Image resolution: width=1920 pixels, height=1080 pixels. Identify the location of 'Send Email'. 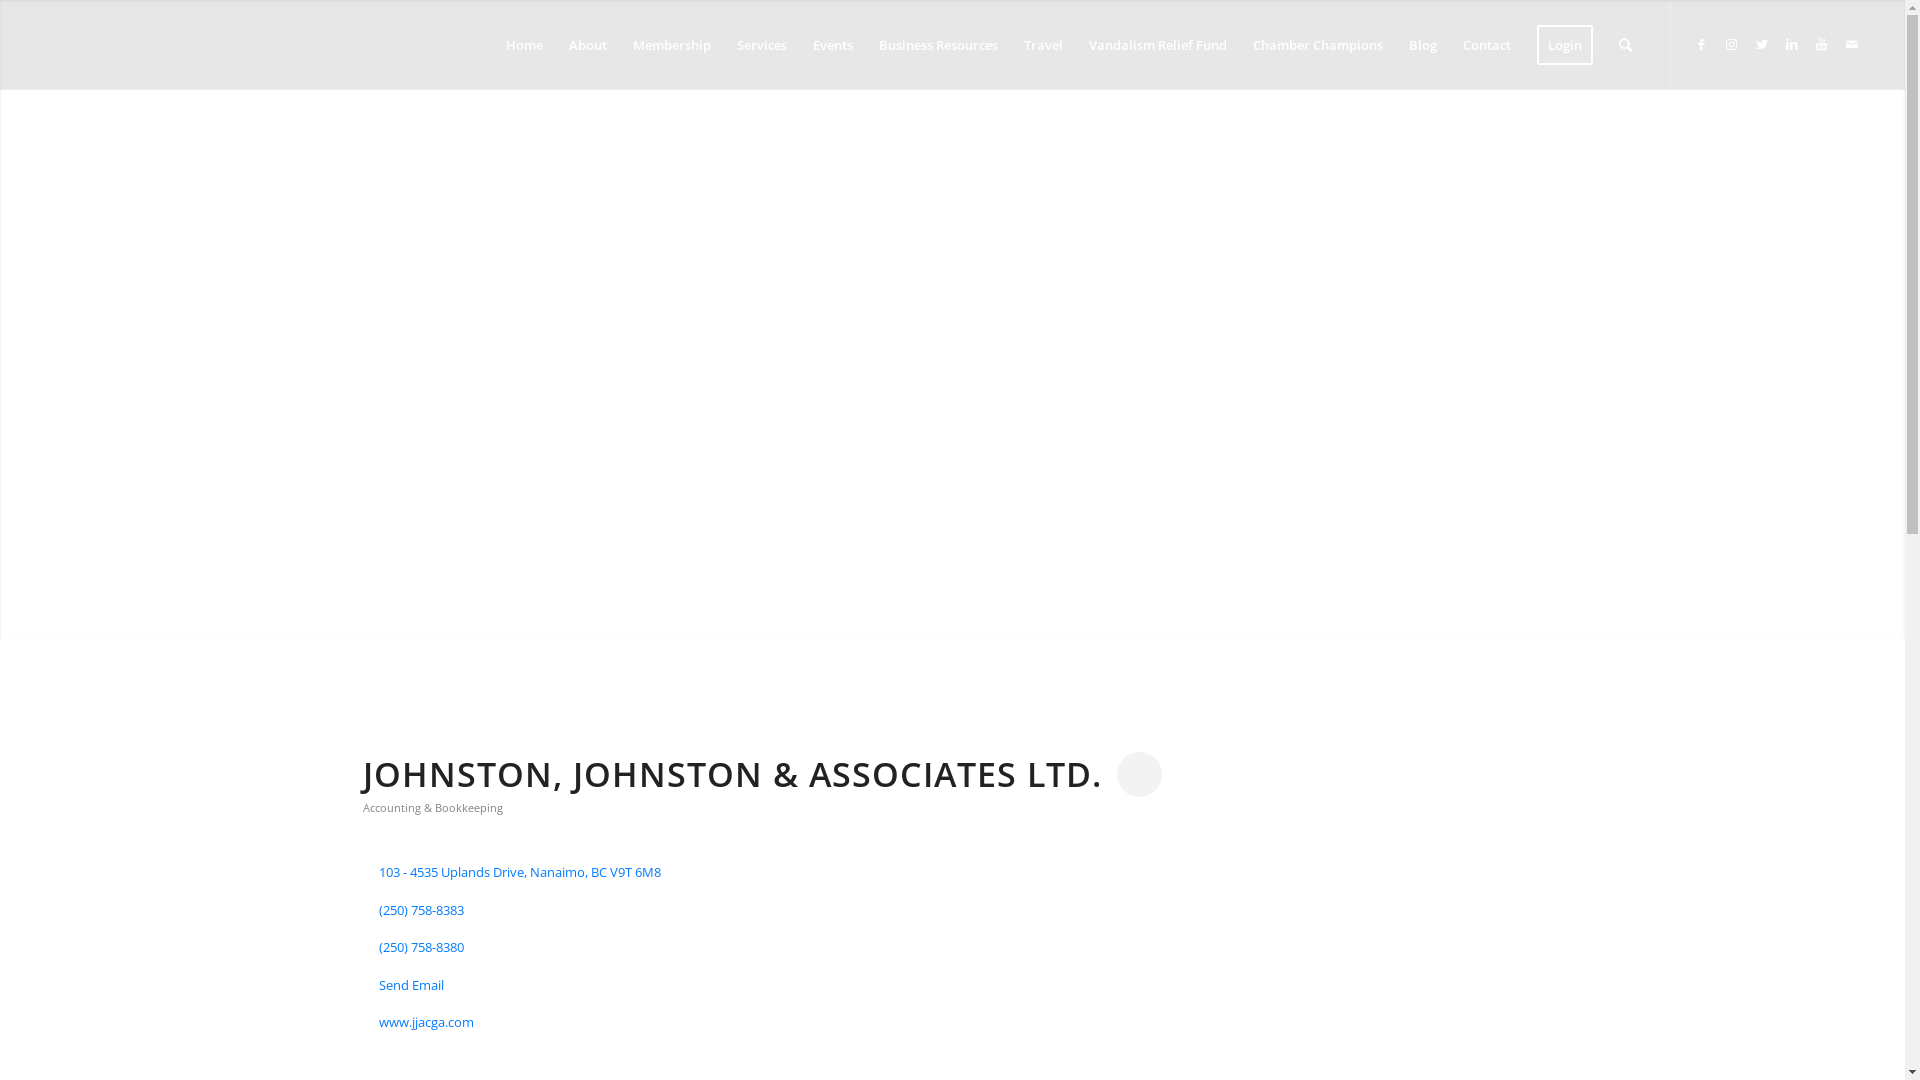
(410, 985).